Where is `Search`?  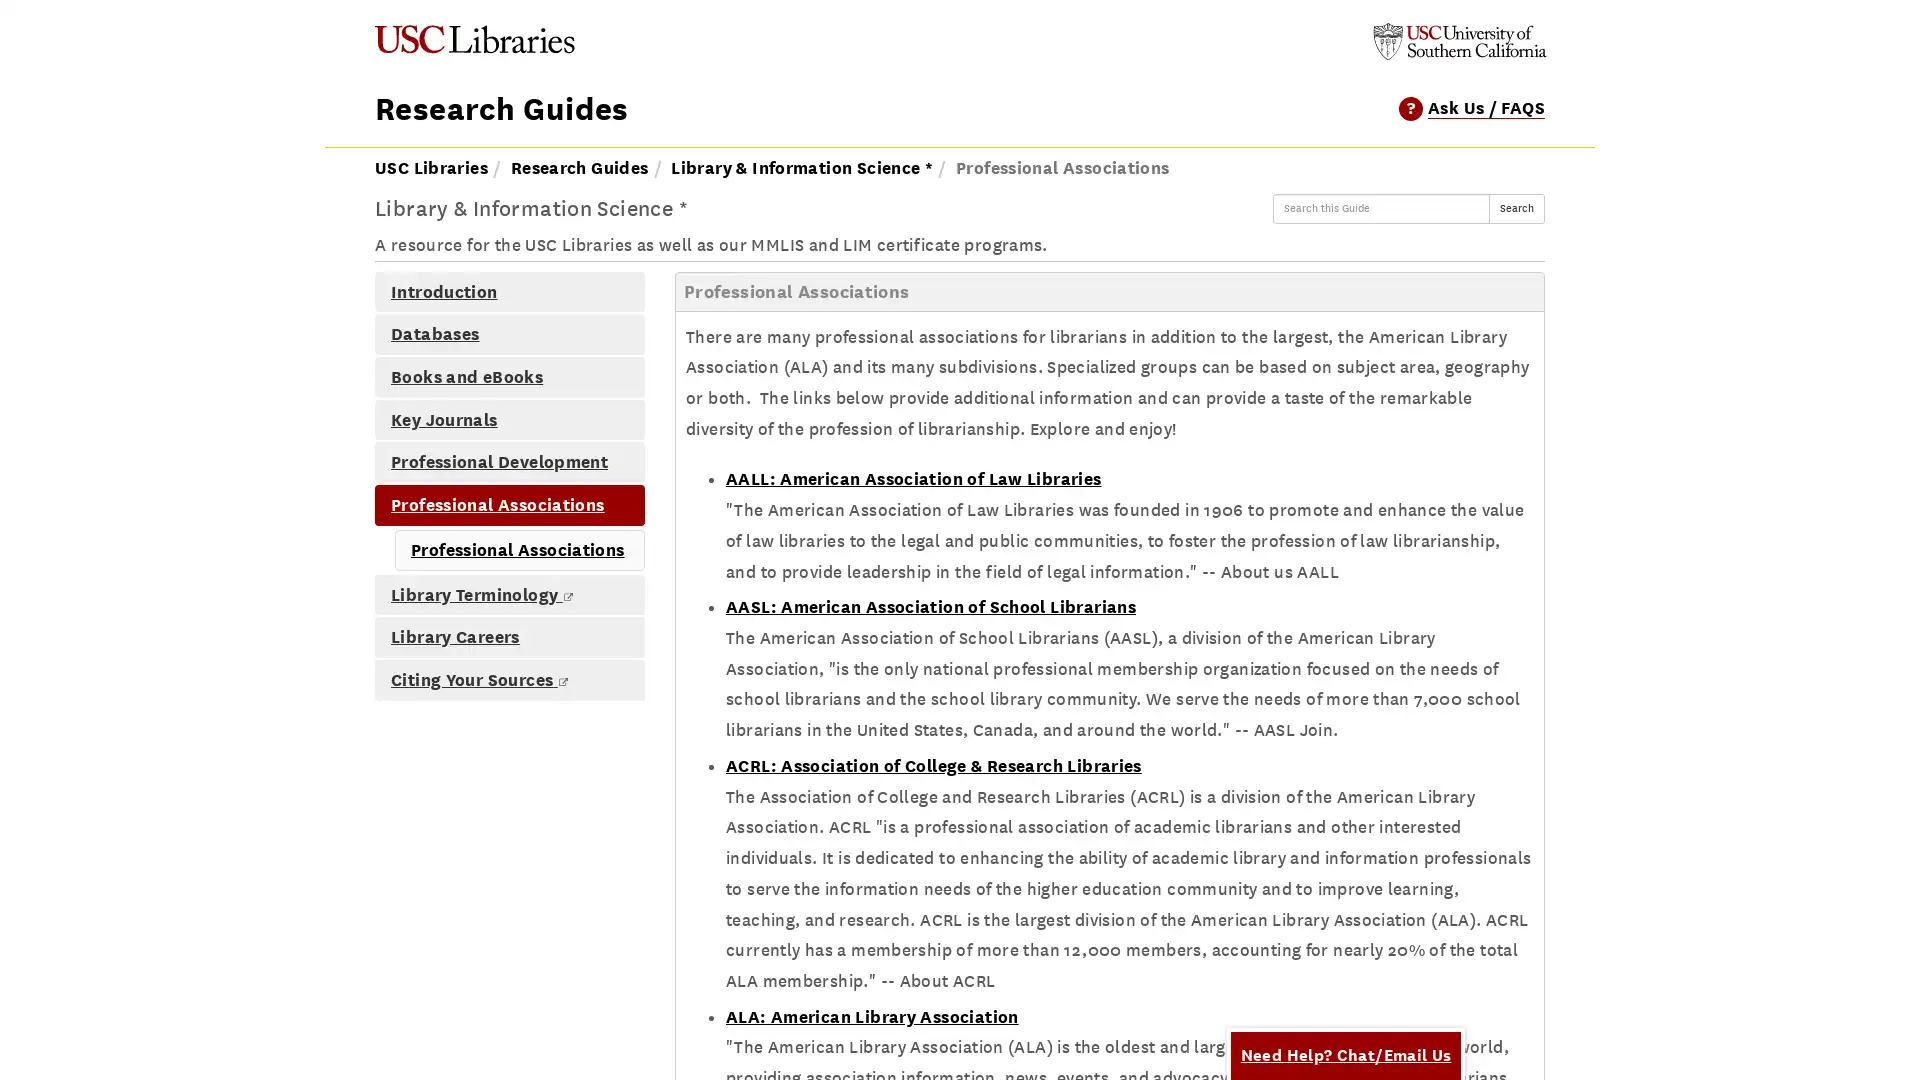
Search is located at coordinates (1516, 208).